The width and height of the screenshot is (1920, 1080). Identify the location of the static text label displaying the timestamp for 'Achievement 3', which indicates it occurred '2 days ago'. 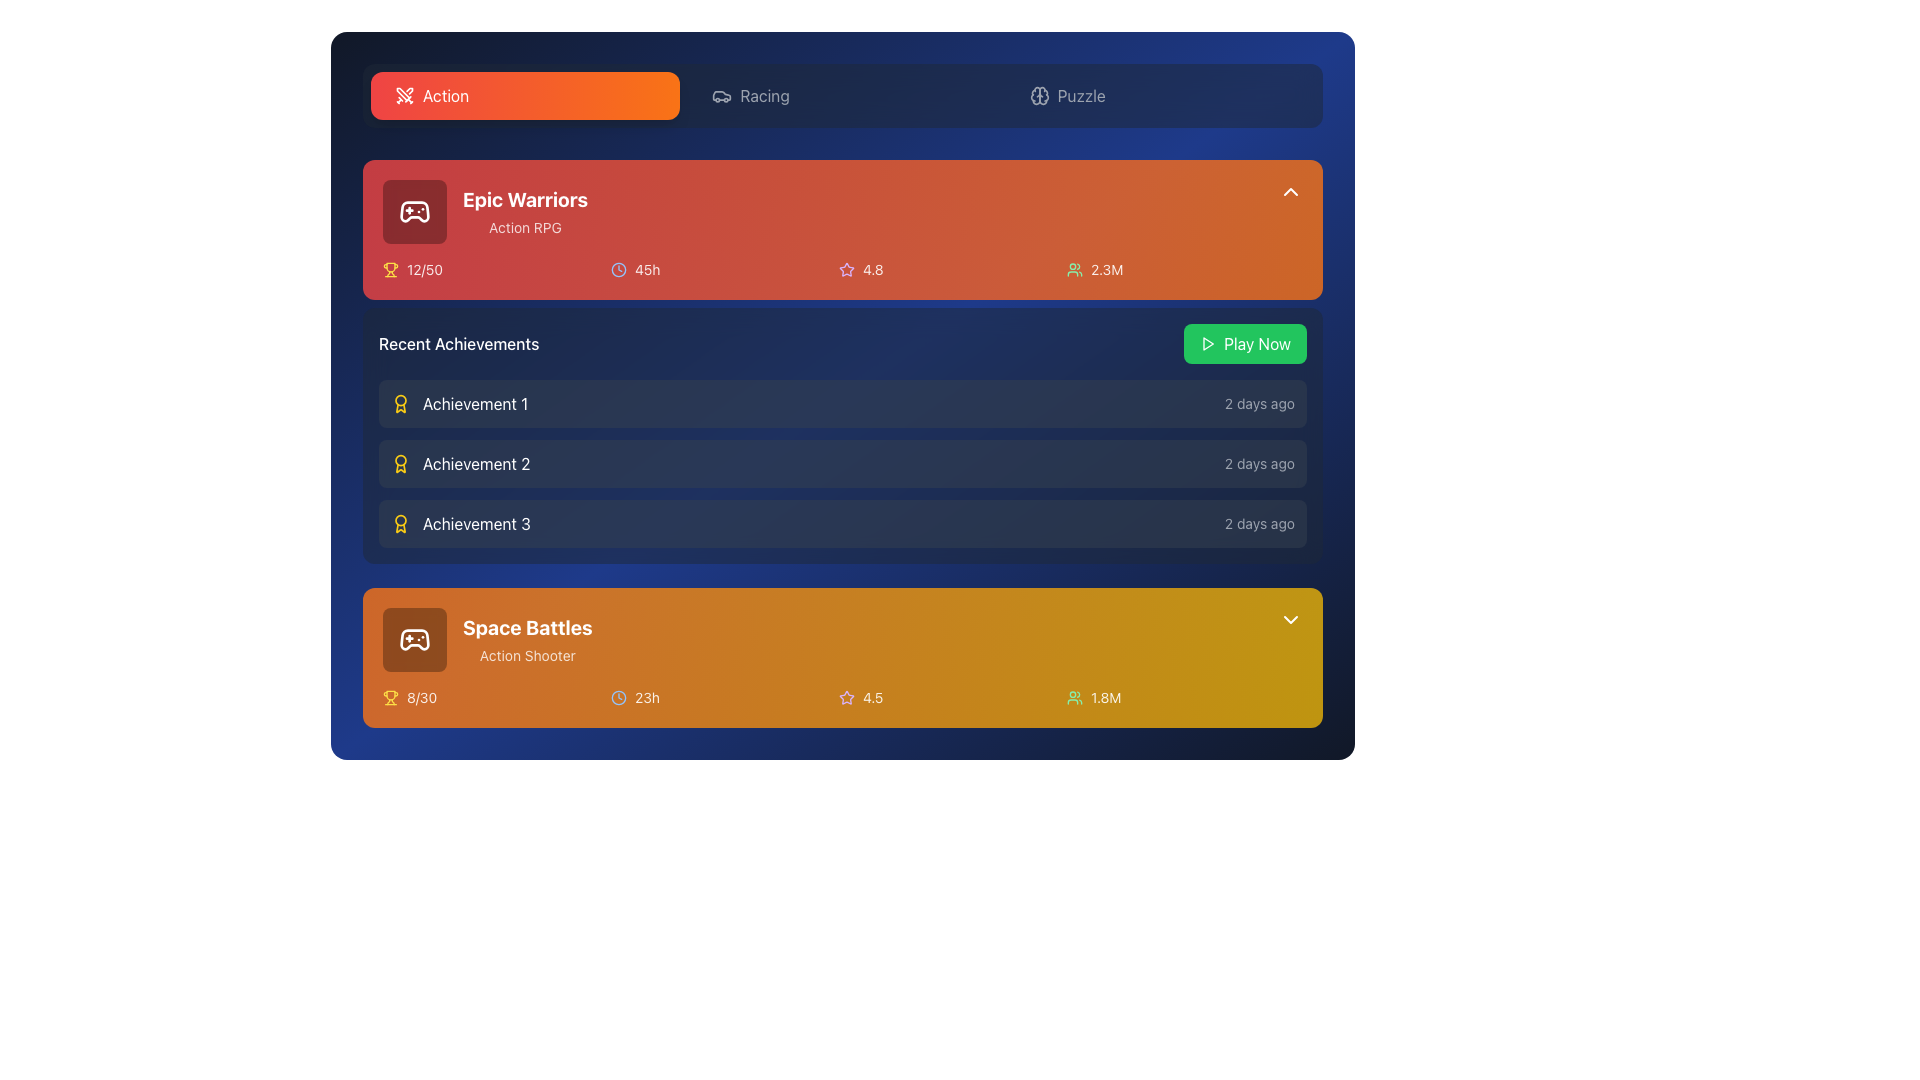
(1258, 523).